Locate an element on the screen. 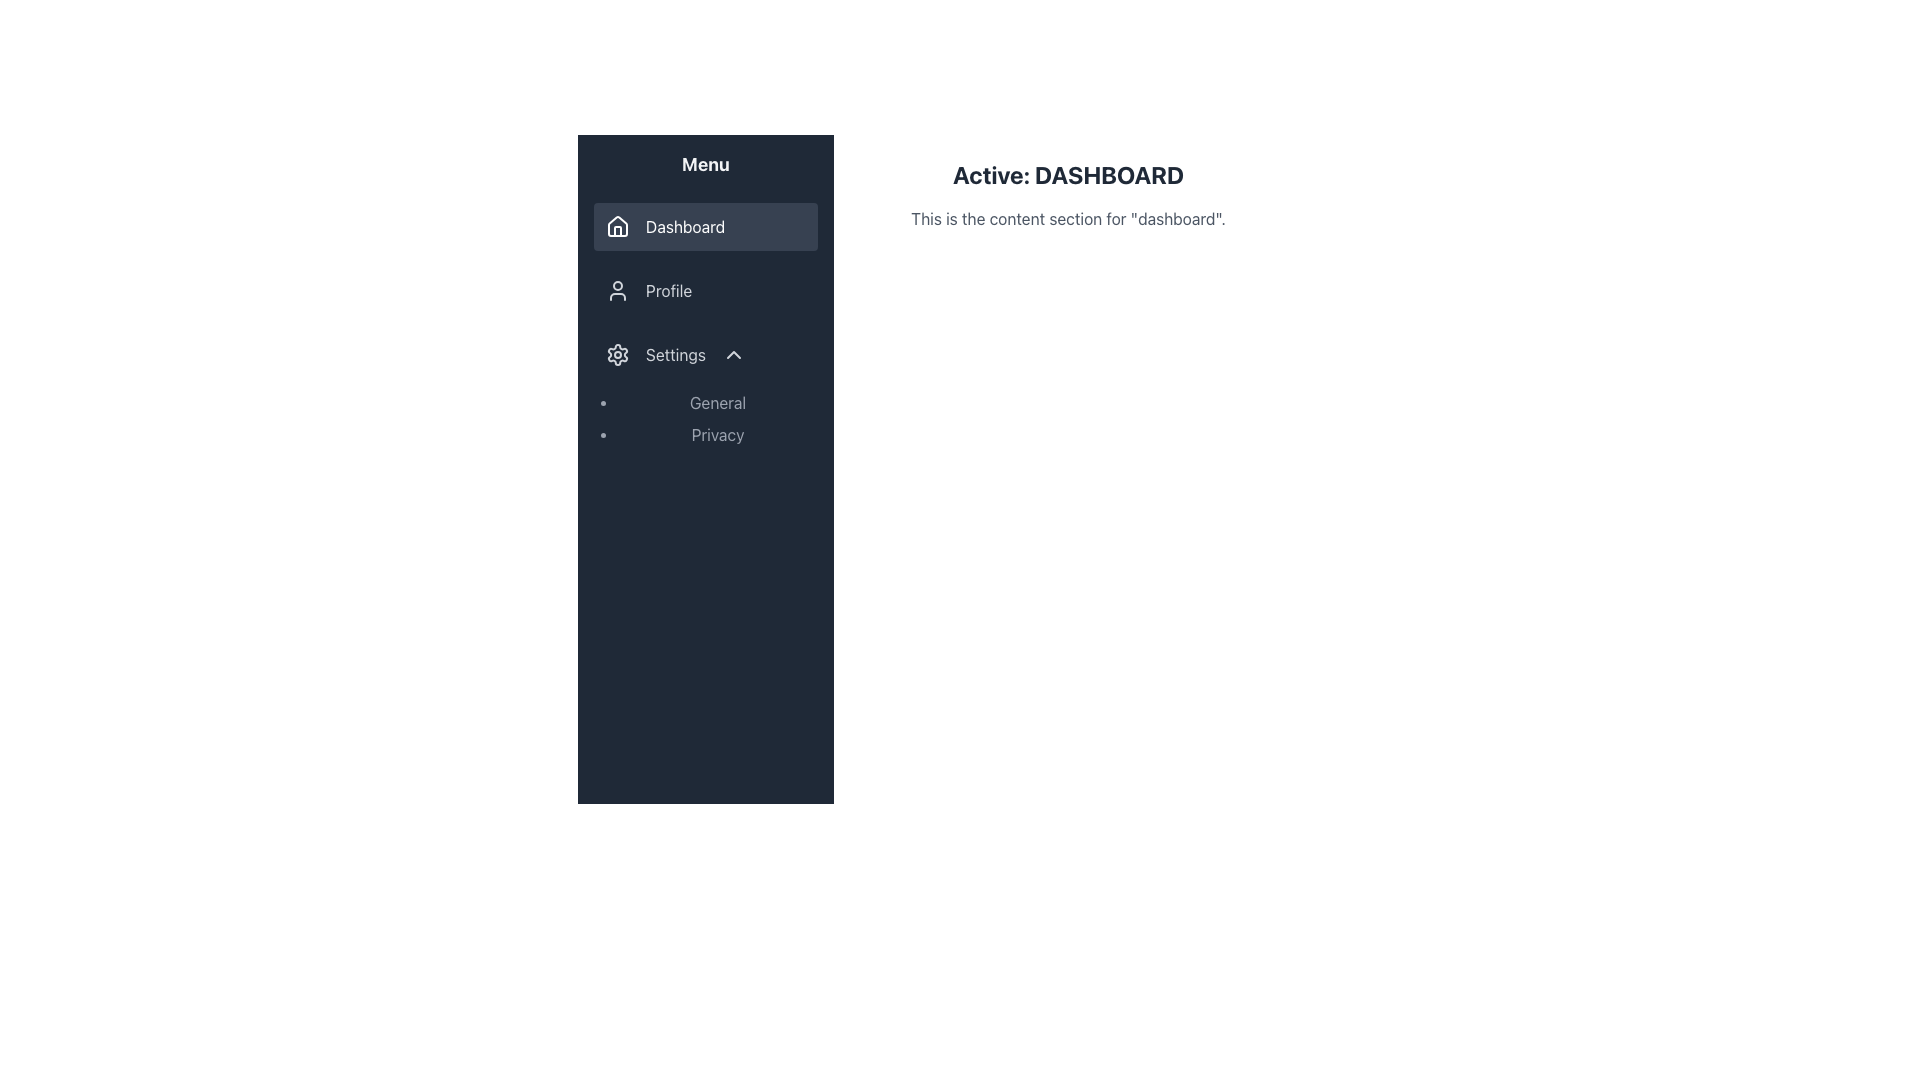 Image resolution: width=1920 pixels, height=1080 pixels. the 'Dashboard' icon located in the sidebar navigation section, specifically positioned to the left of the 'Dashboard' menu item under the 'Menu' title is located at coordinates (617, 226).